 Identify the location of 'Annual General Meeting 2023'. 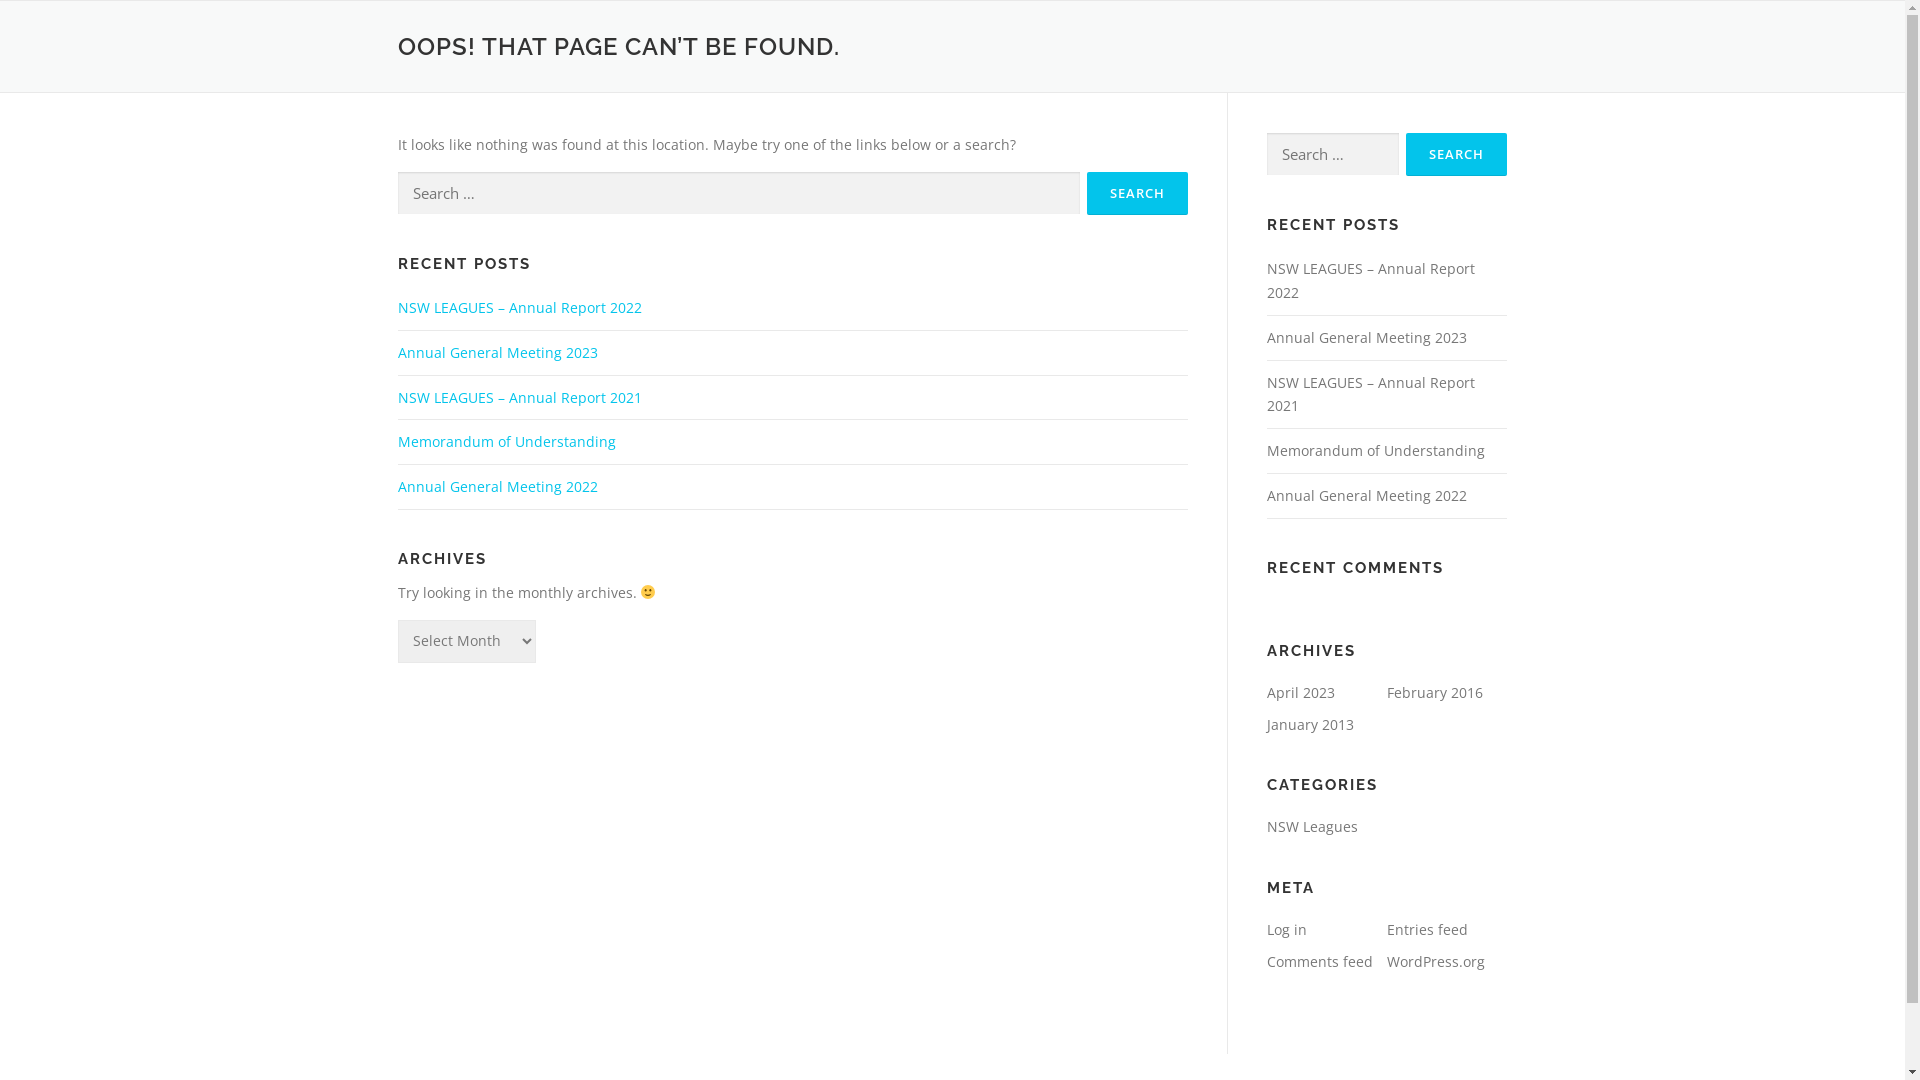
(1265, 336).